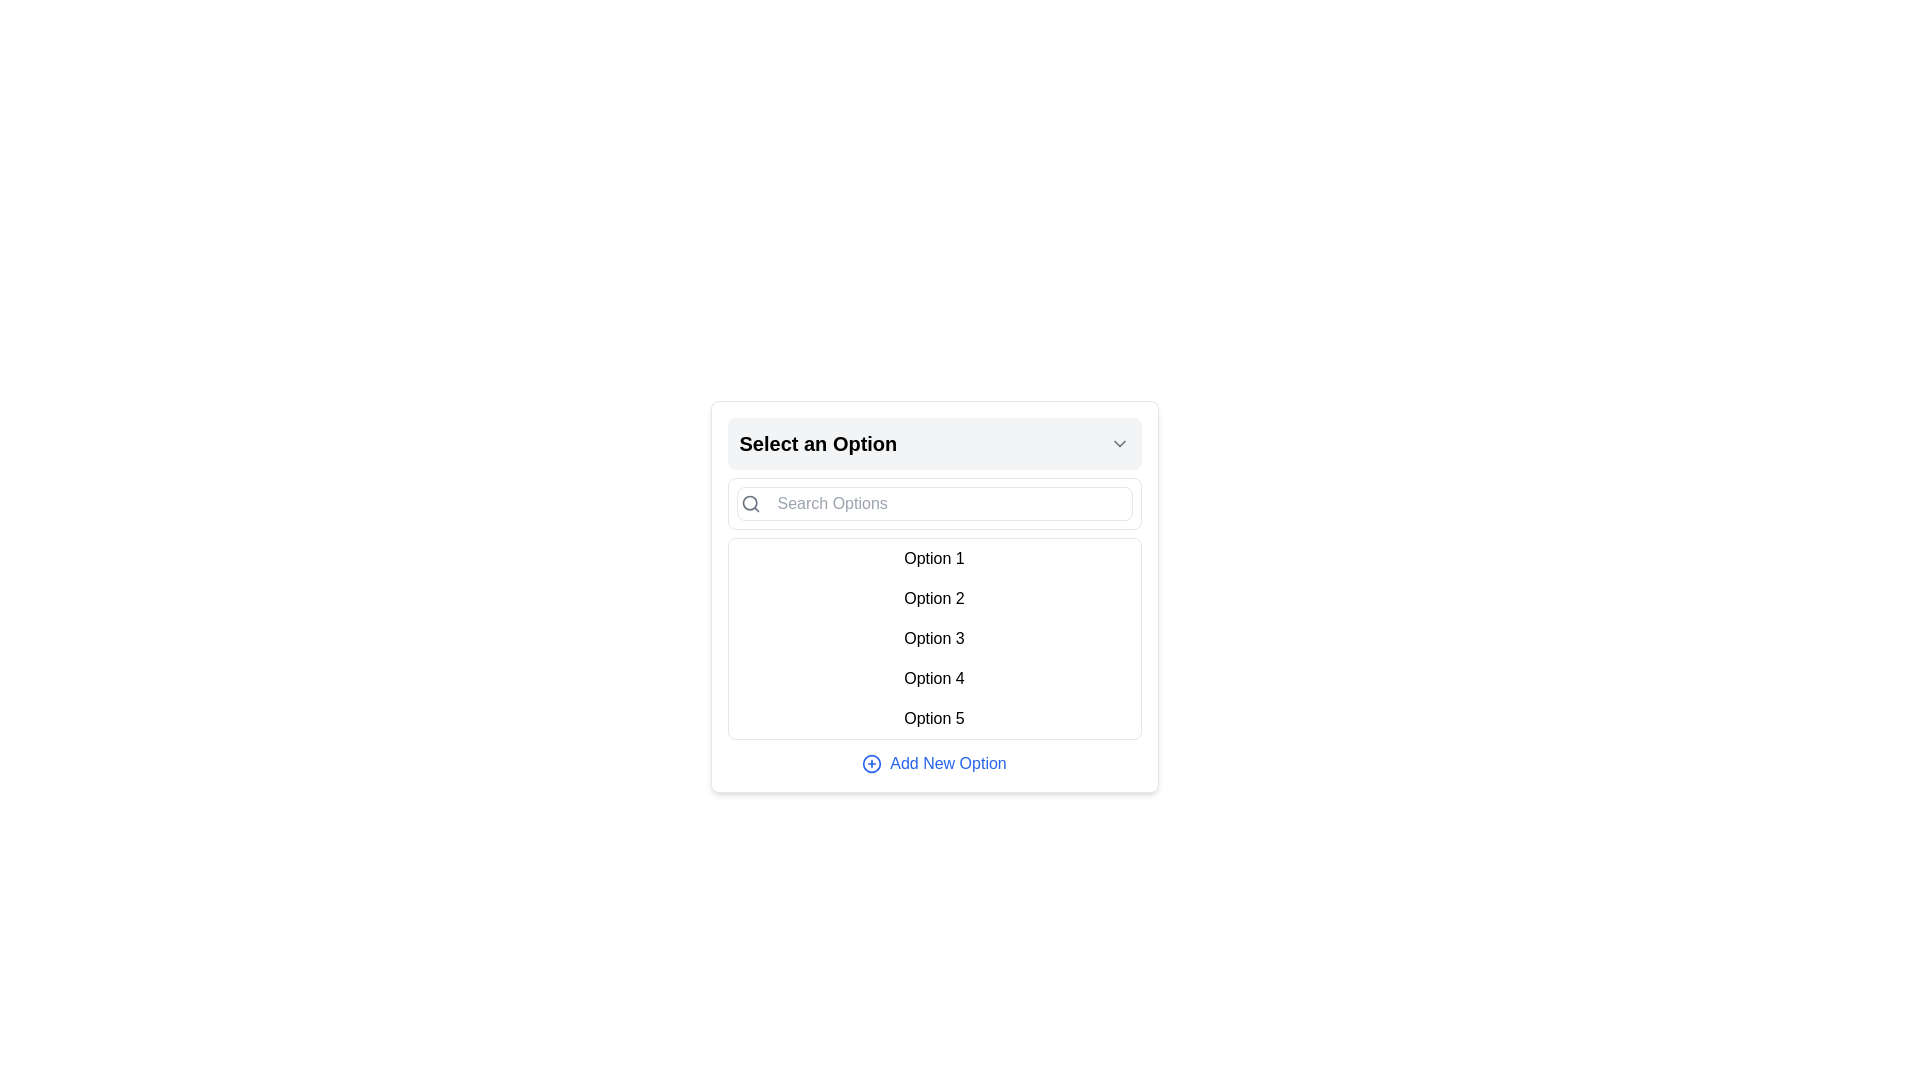 The image size is (1920, 1080). What do you see at coordinates (933, 677) in the screenshot?
I see `the list item displaying 'Option 4'` at bounding box center [933, 677].